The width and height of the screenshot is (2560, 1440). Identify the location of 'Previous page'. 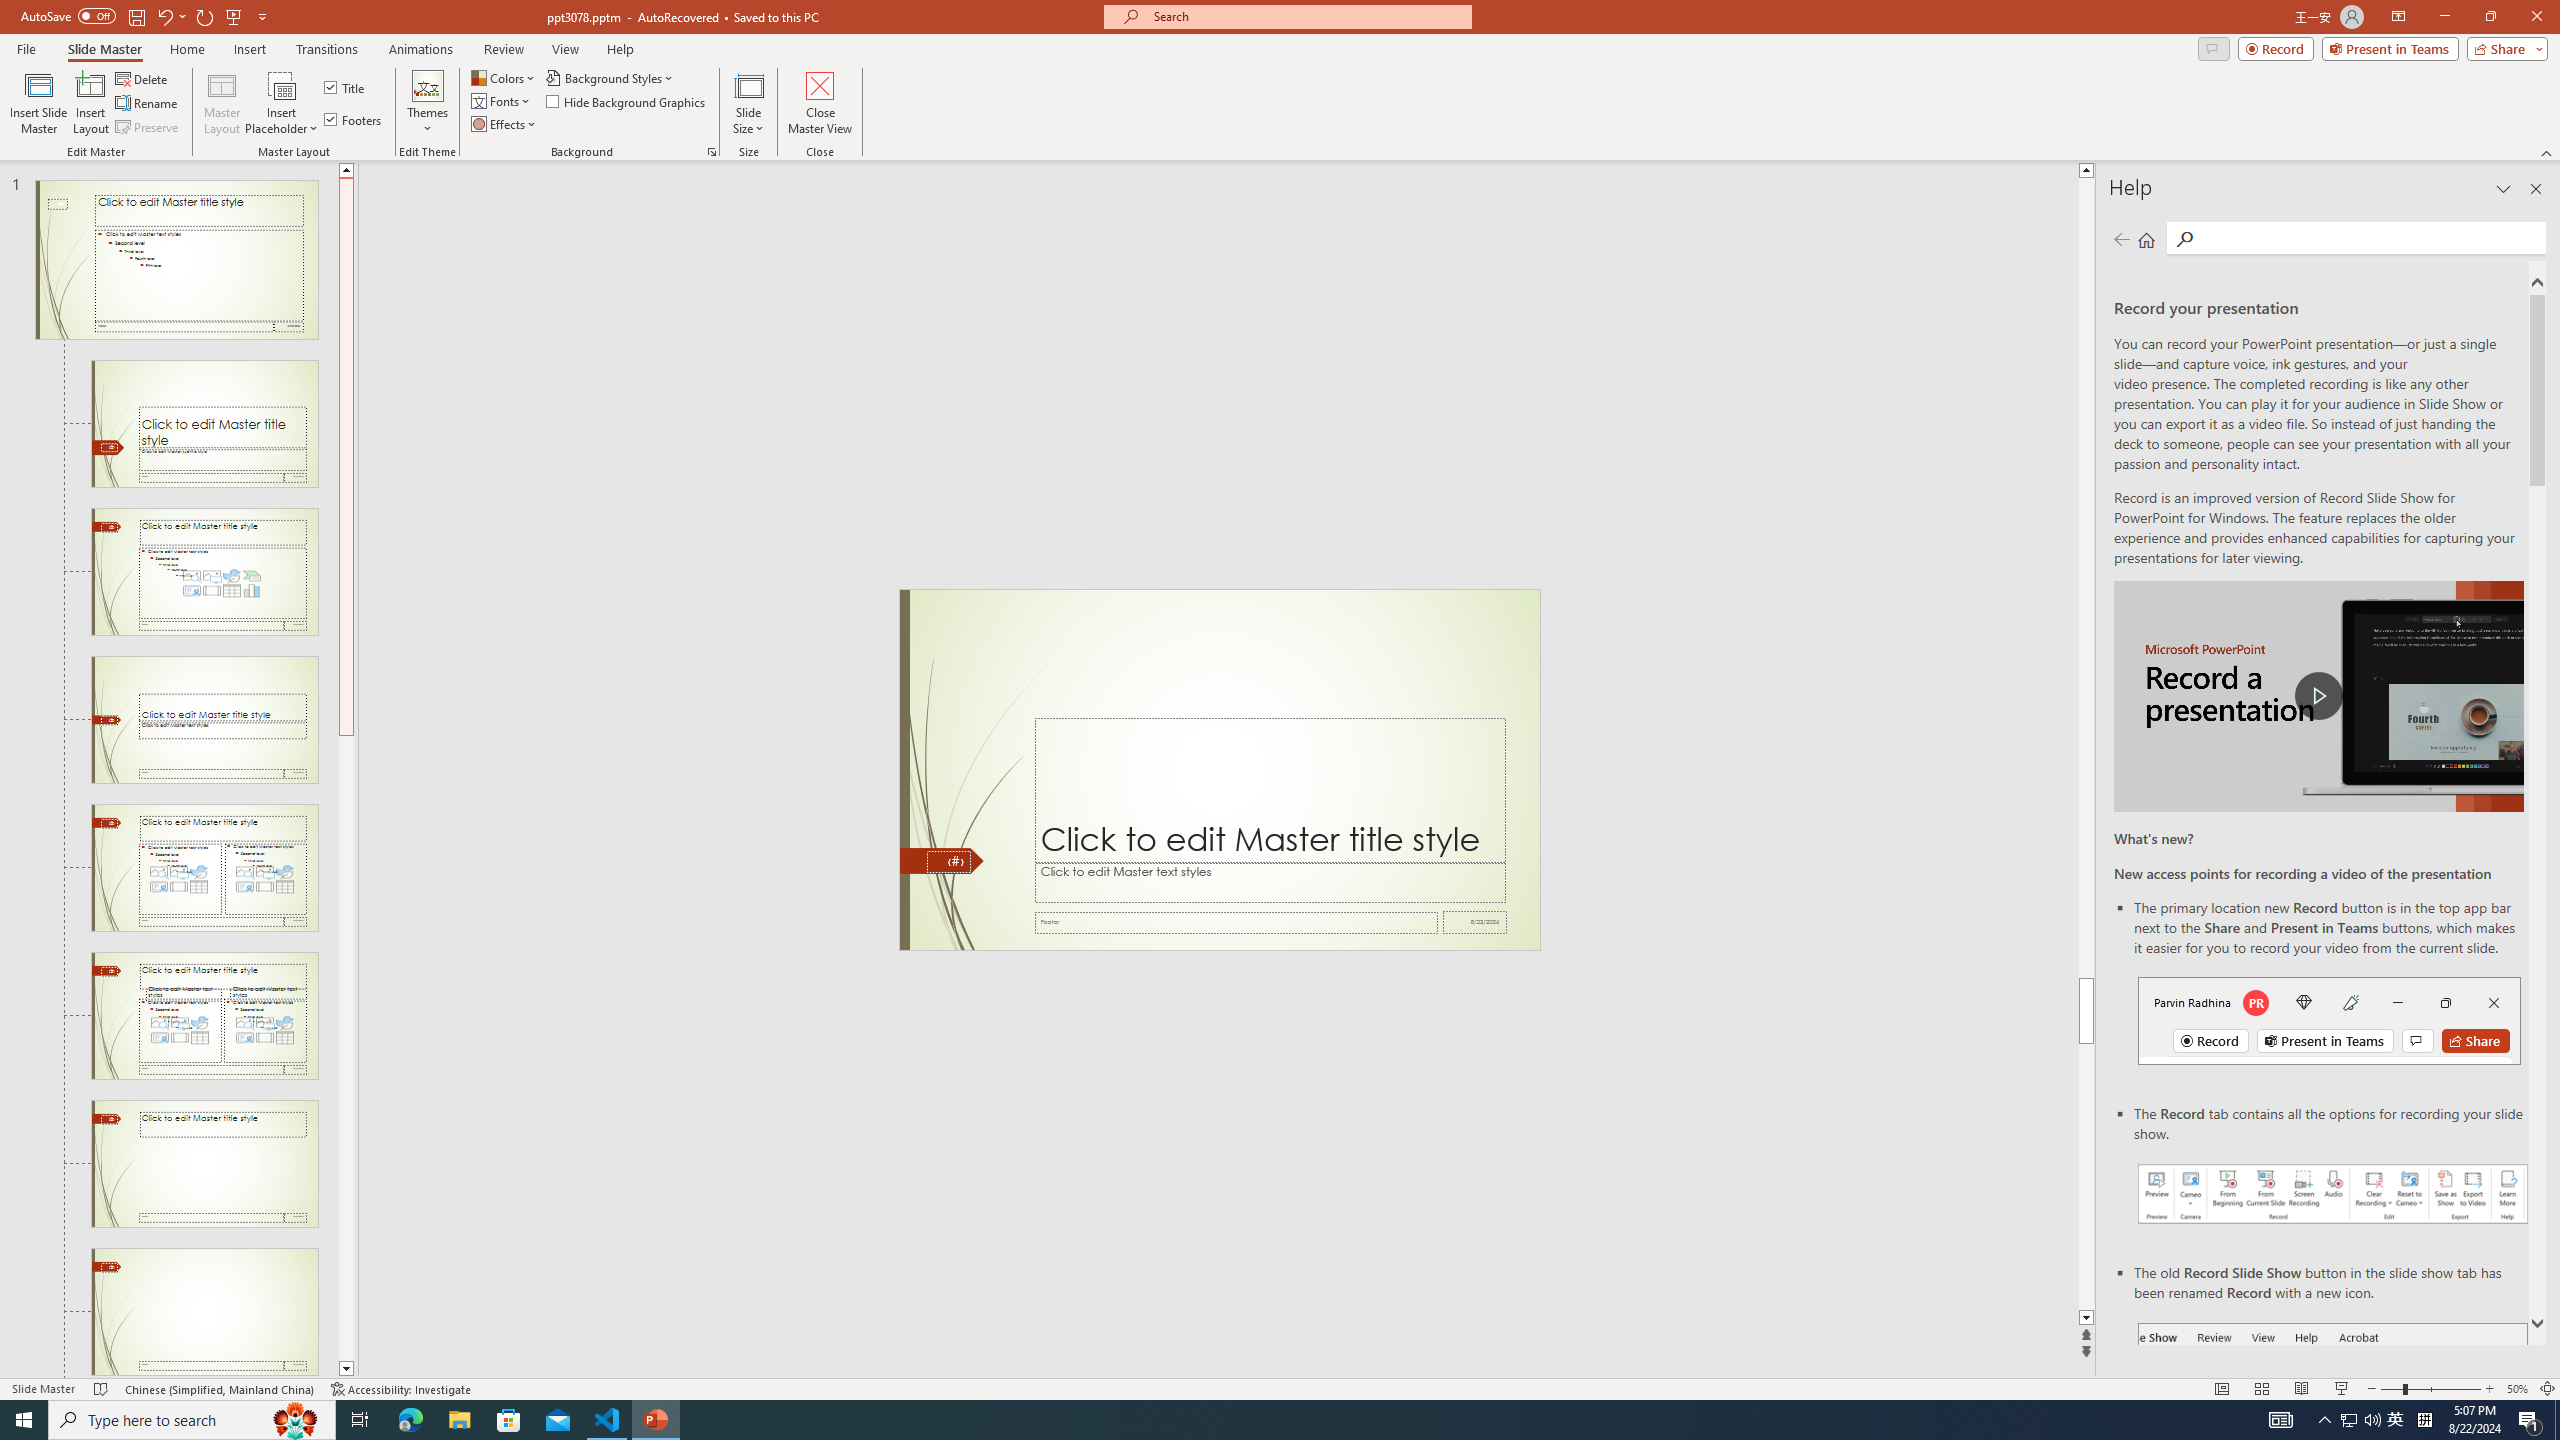
(2121, 238).